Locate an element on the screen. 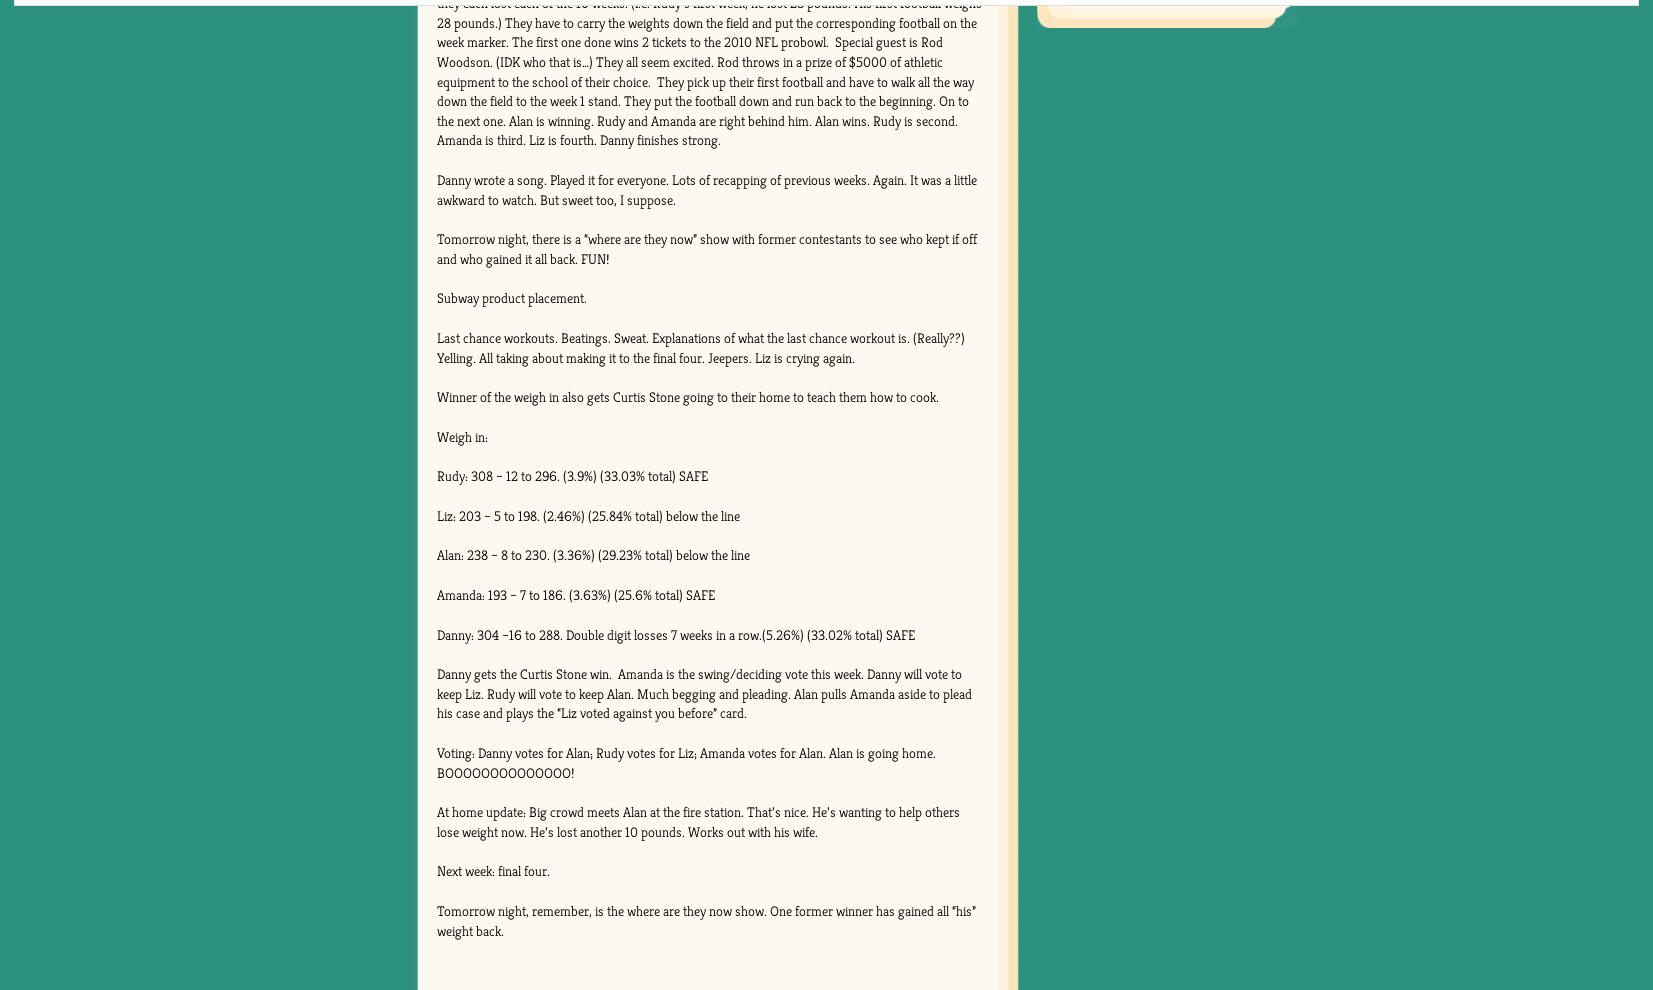 Image resolution: width=1653 pixels, height=990 pixels. 'Tomorrow night, remember, is the where are they now show. One former winner has gained all “his” weight back.' is located at coordinates (704, 919).